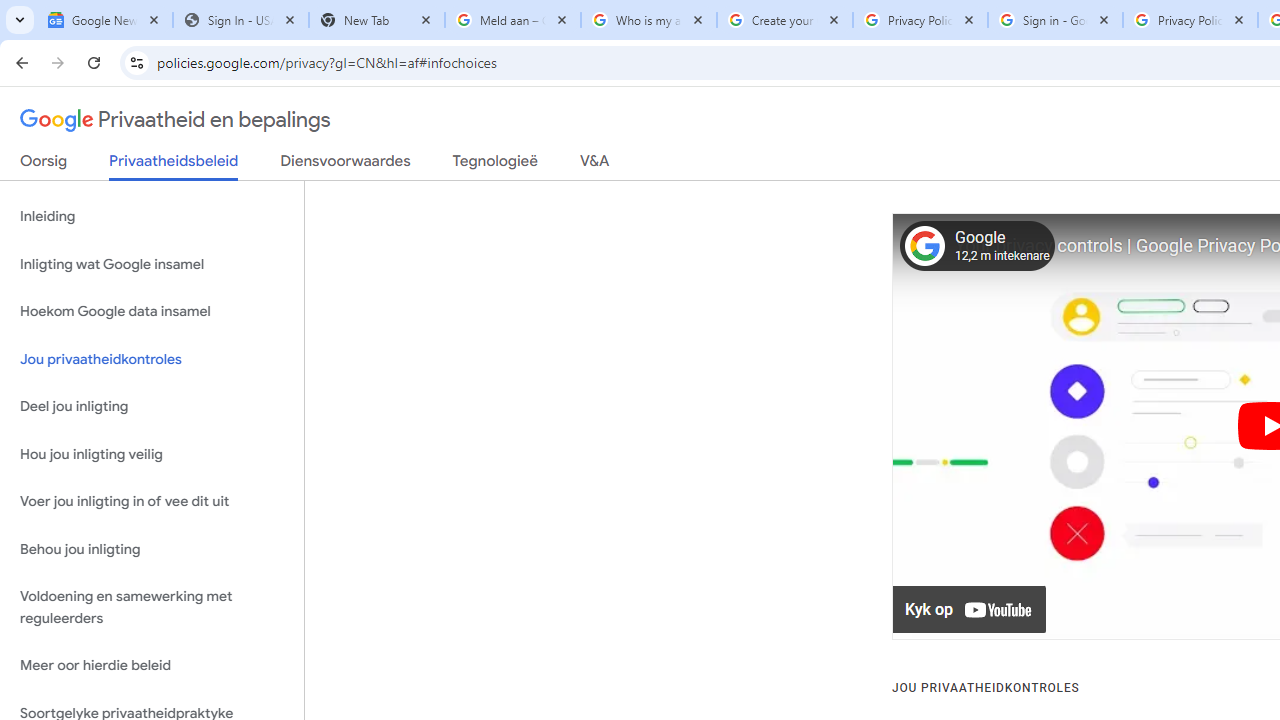 The image size is (1280, 720). Describe the element at coordinates (151, 549) in the screenshot. I see `'Behou jou inligting'` at that location.